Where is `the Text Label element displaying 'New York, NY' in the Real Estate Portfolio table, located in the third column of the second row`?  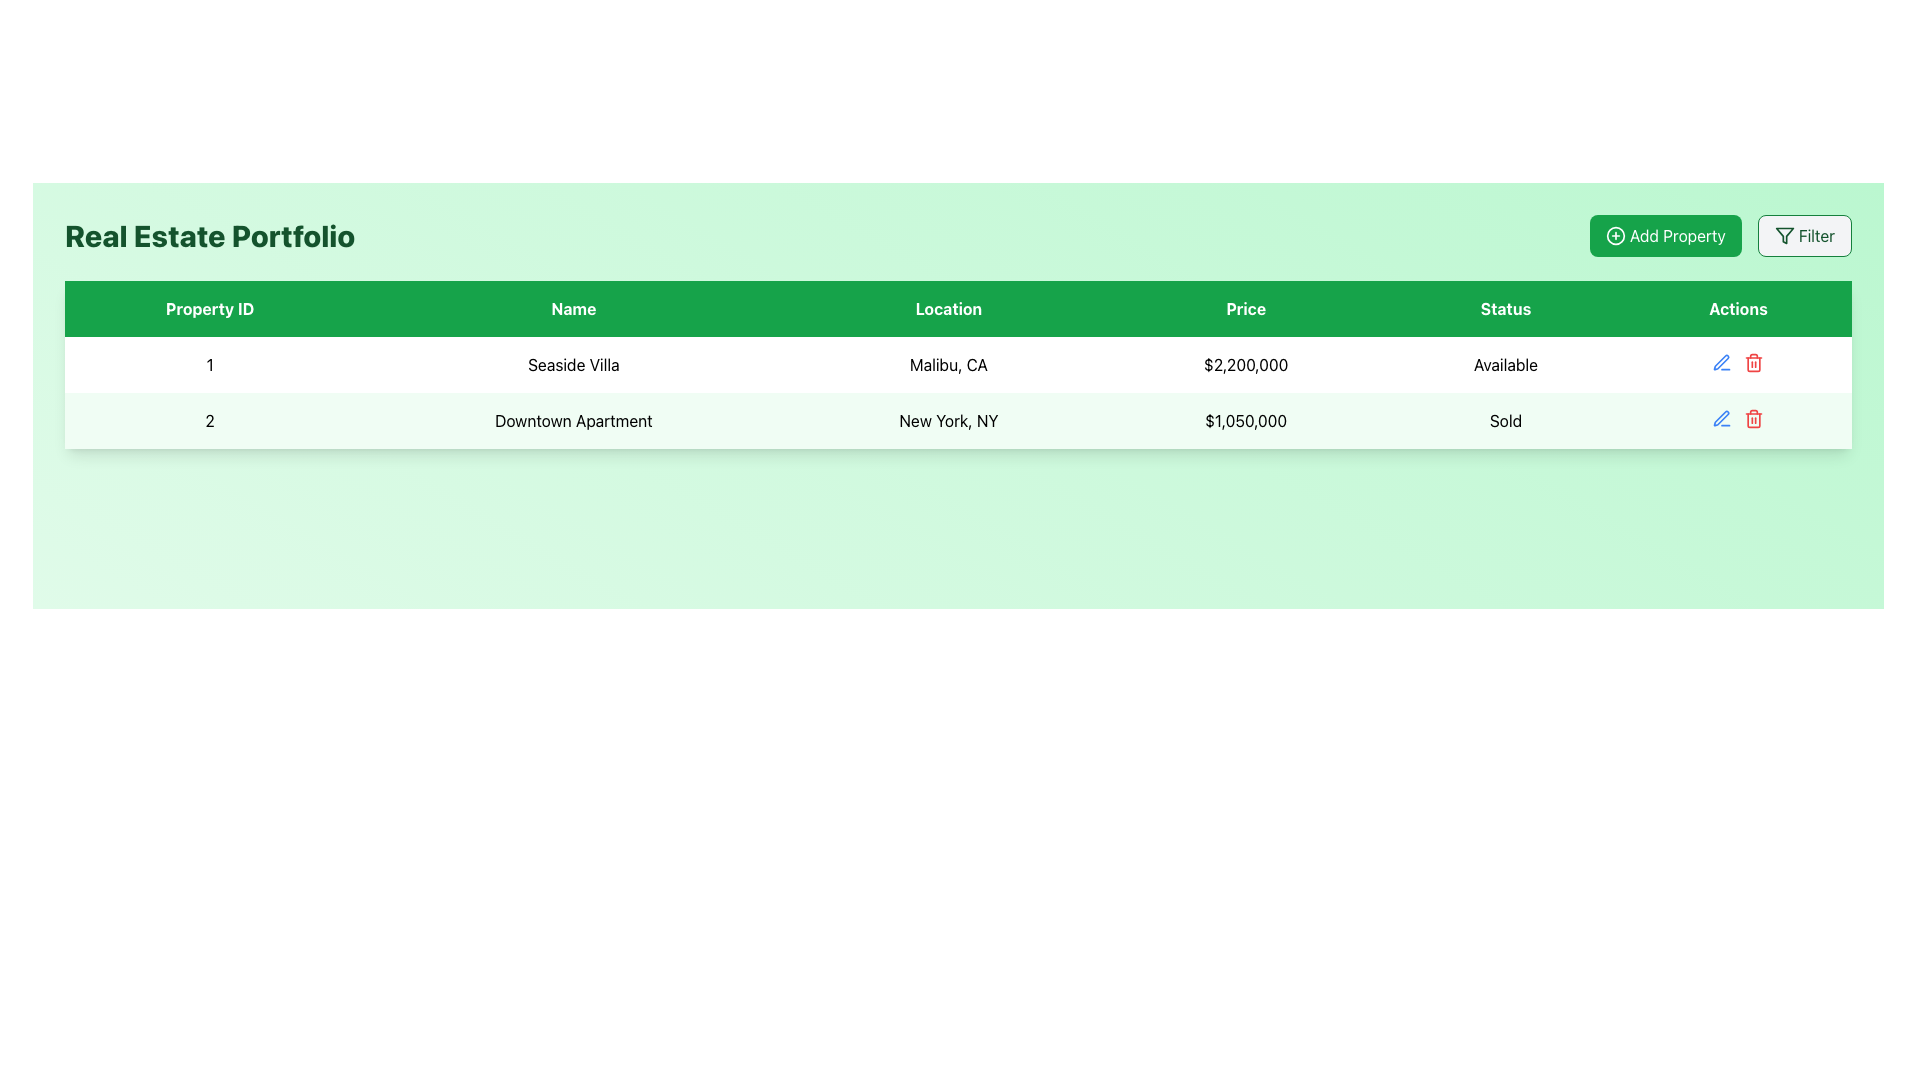
the Text Label element displaying 'New York, NY' in the Real Estate Portfolio table, located in the third column of the second row is located at coordinates (948, 419).